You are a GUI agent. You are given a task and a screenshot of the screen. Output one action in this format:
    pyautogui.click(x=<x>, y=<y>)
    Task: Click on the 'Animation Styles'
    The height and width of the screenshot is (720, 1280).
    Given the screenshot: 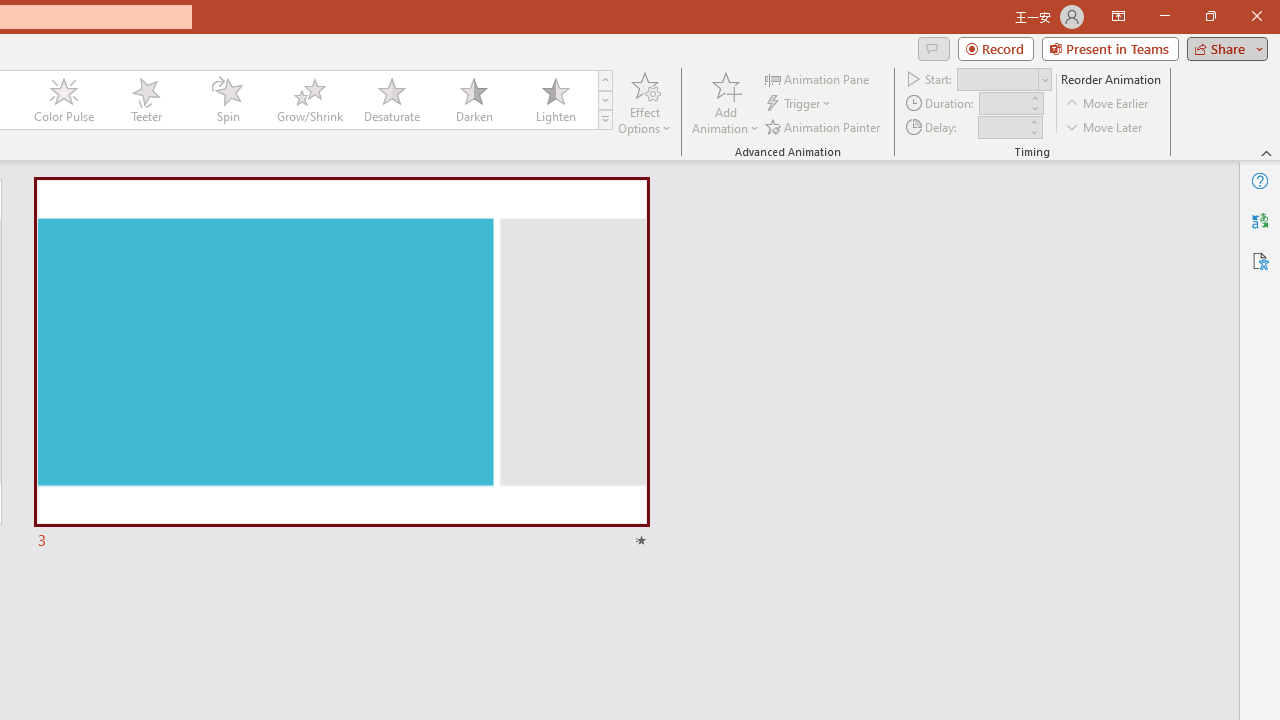 What is the action you would take?
    pyautogui.click(x=604, y=120)
    